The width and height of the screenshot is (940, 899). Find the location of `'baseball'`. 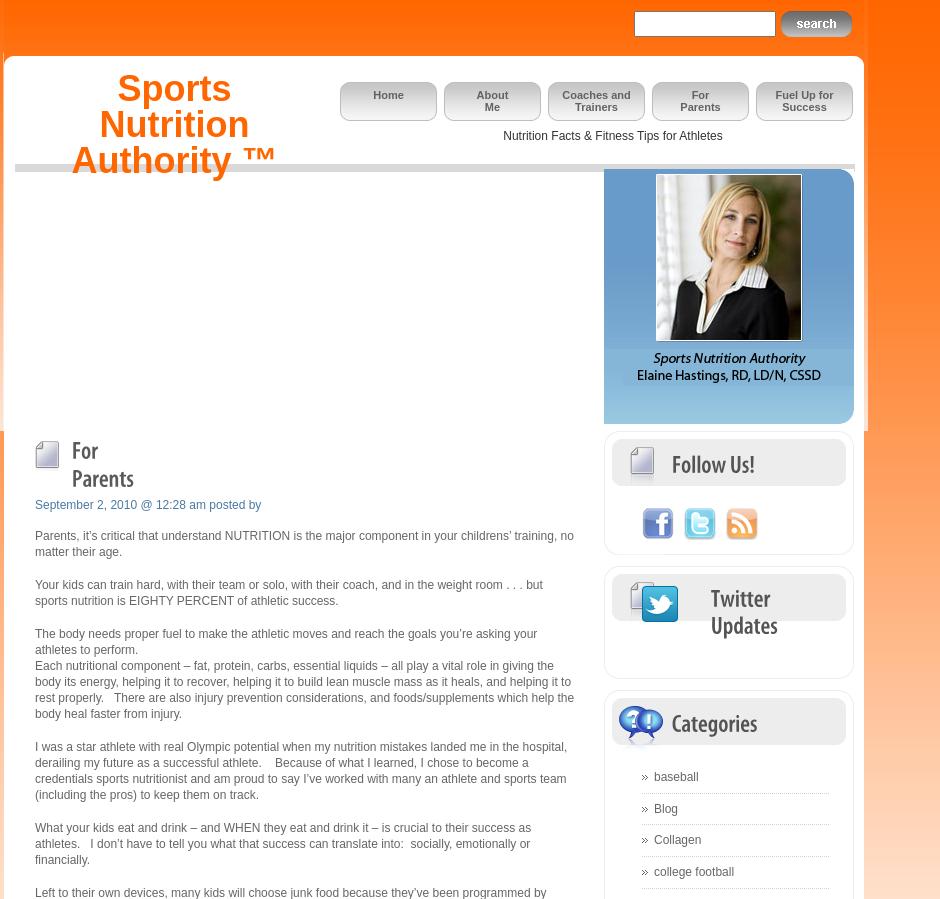

'baseball' is located at coordinates (653, 776).